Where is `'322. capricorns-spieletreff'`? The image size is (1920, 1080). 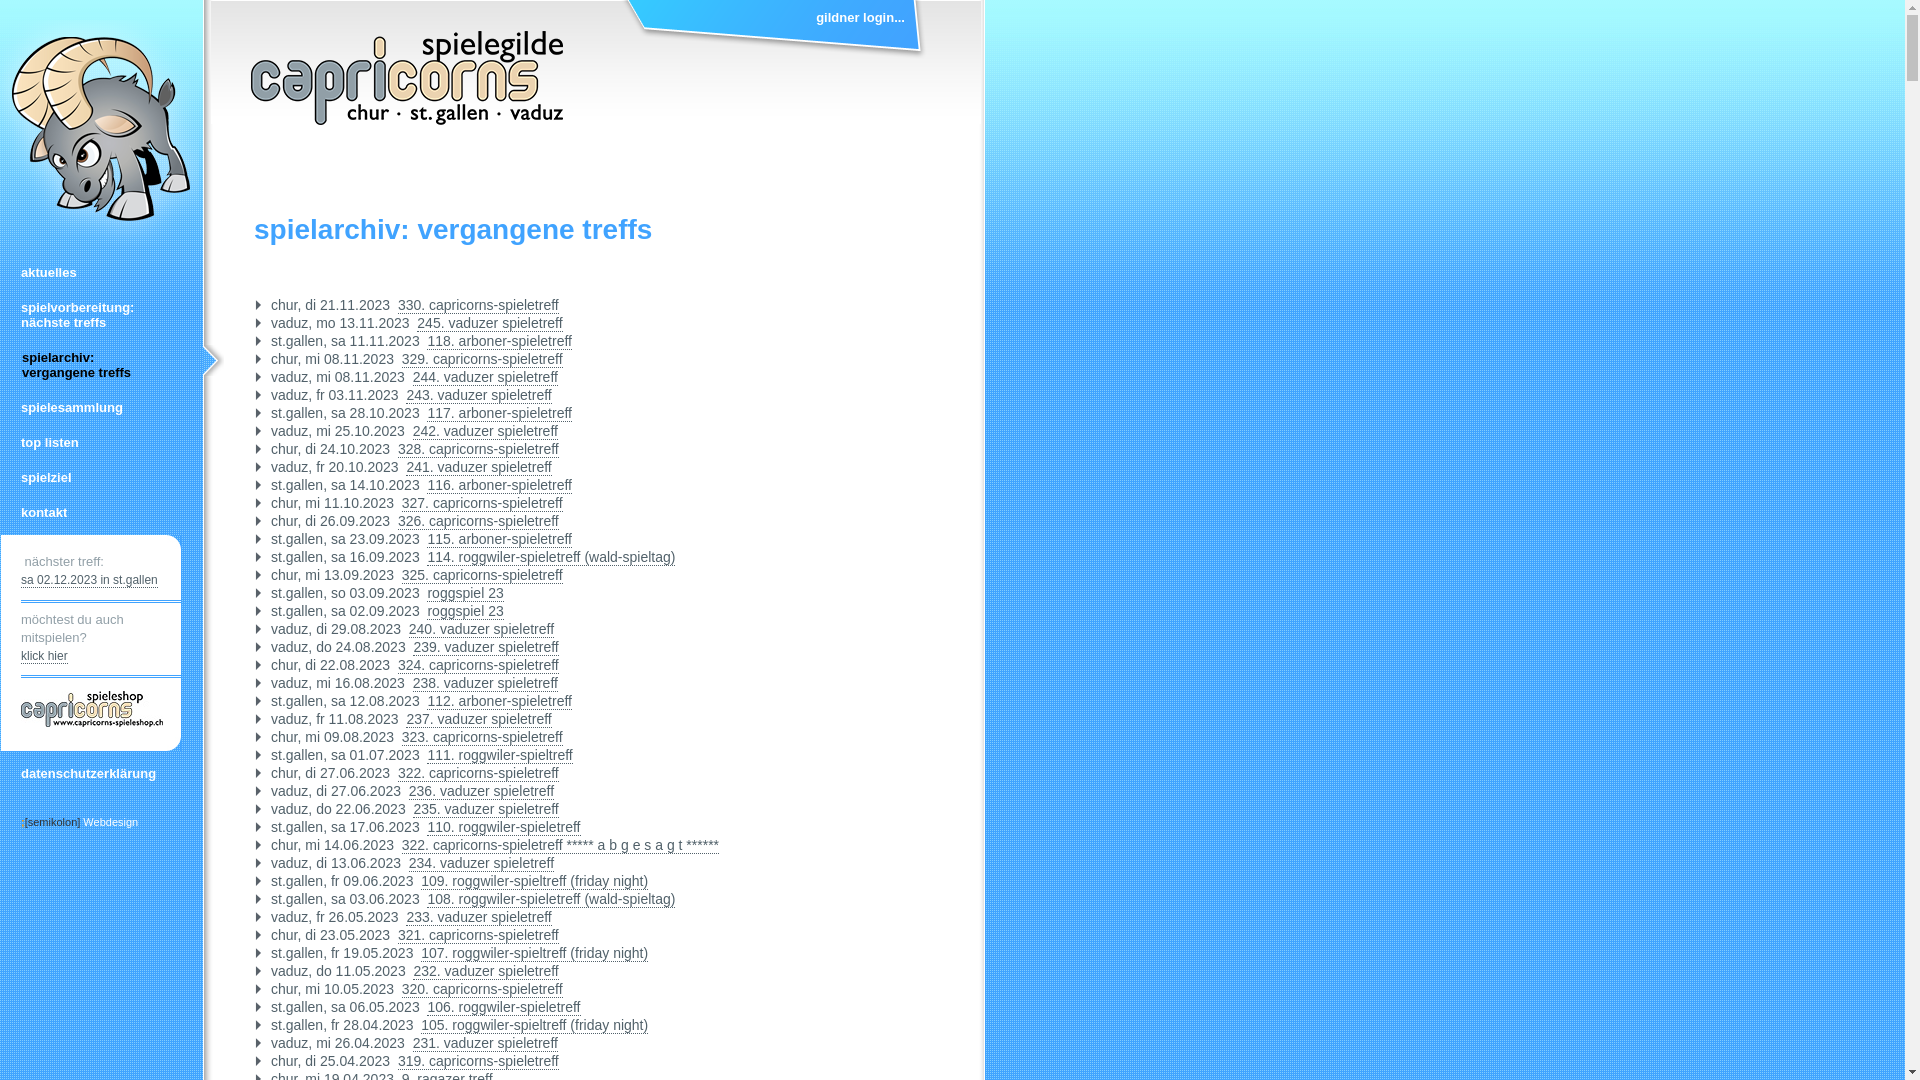 '322. capricorns-spieletreff' is located at coordinates (398, 772).